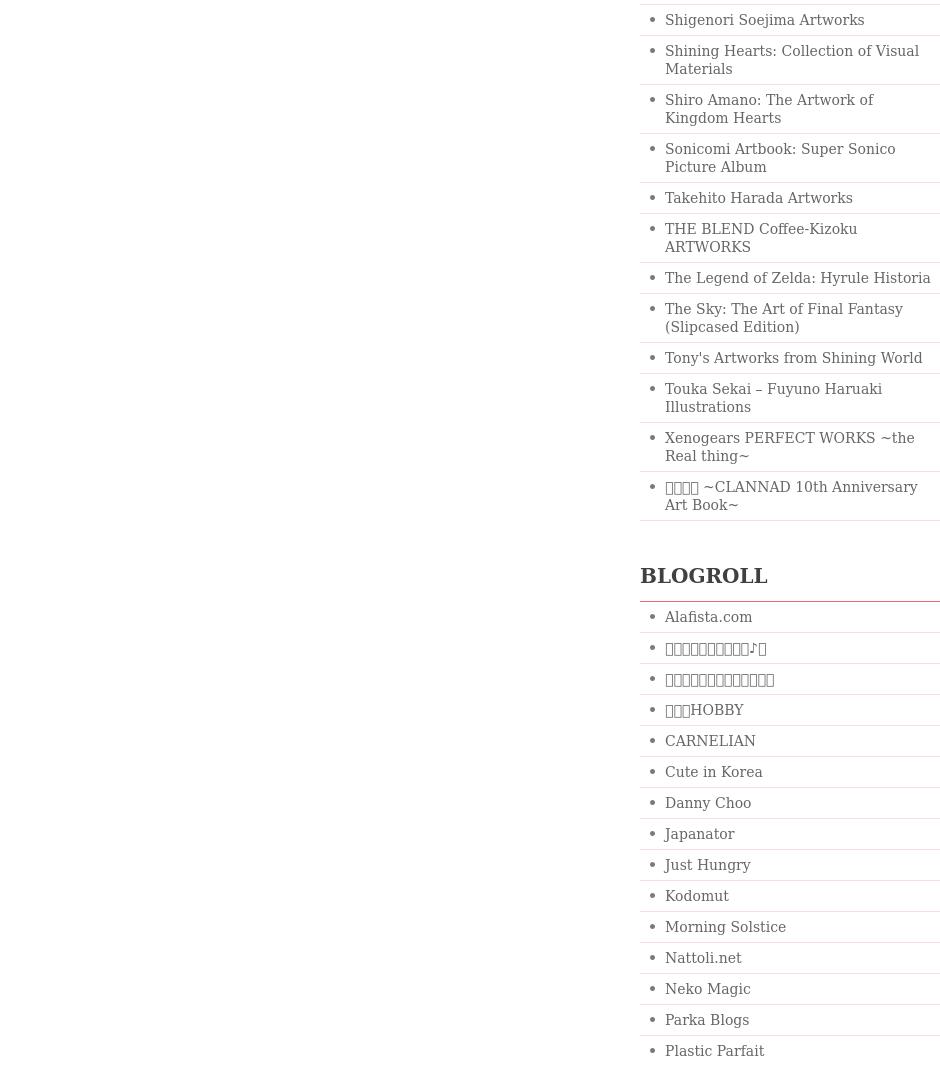 Image resolution: width=940 pixels, height=1066 pixels. Describe the element at coordinates (789, 446) in the screenshot. I see `'Xenogears PERFECT WORKS ~the Real thing~'` at that location.